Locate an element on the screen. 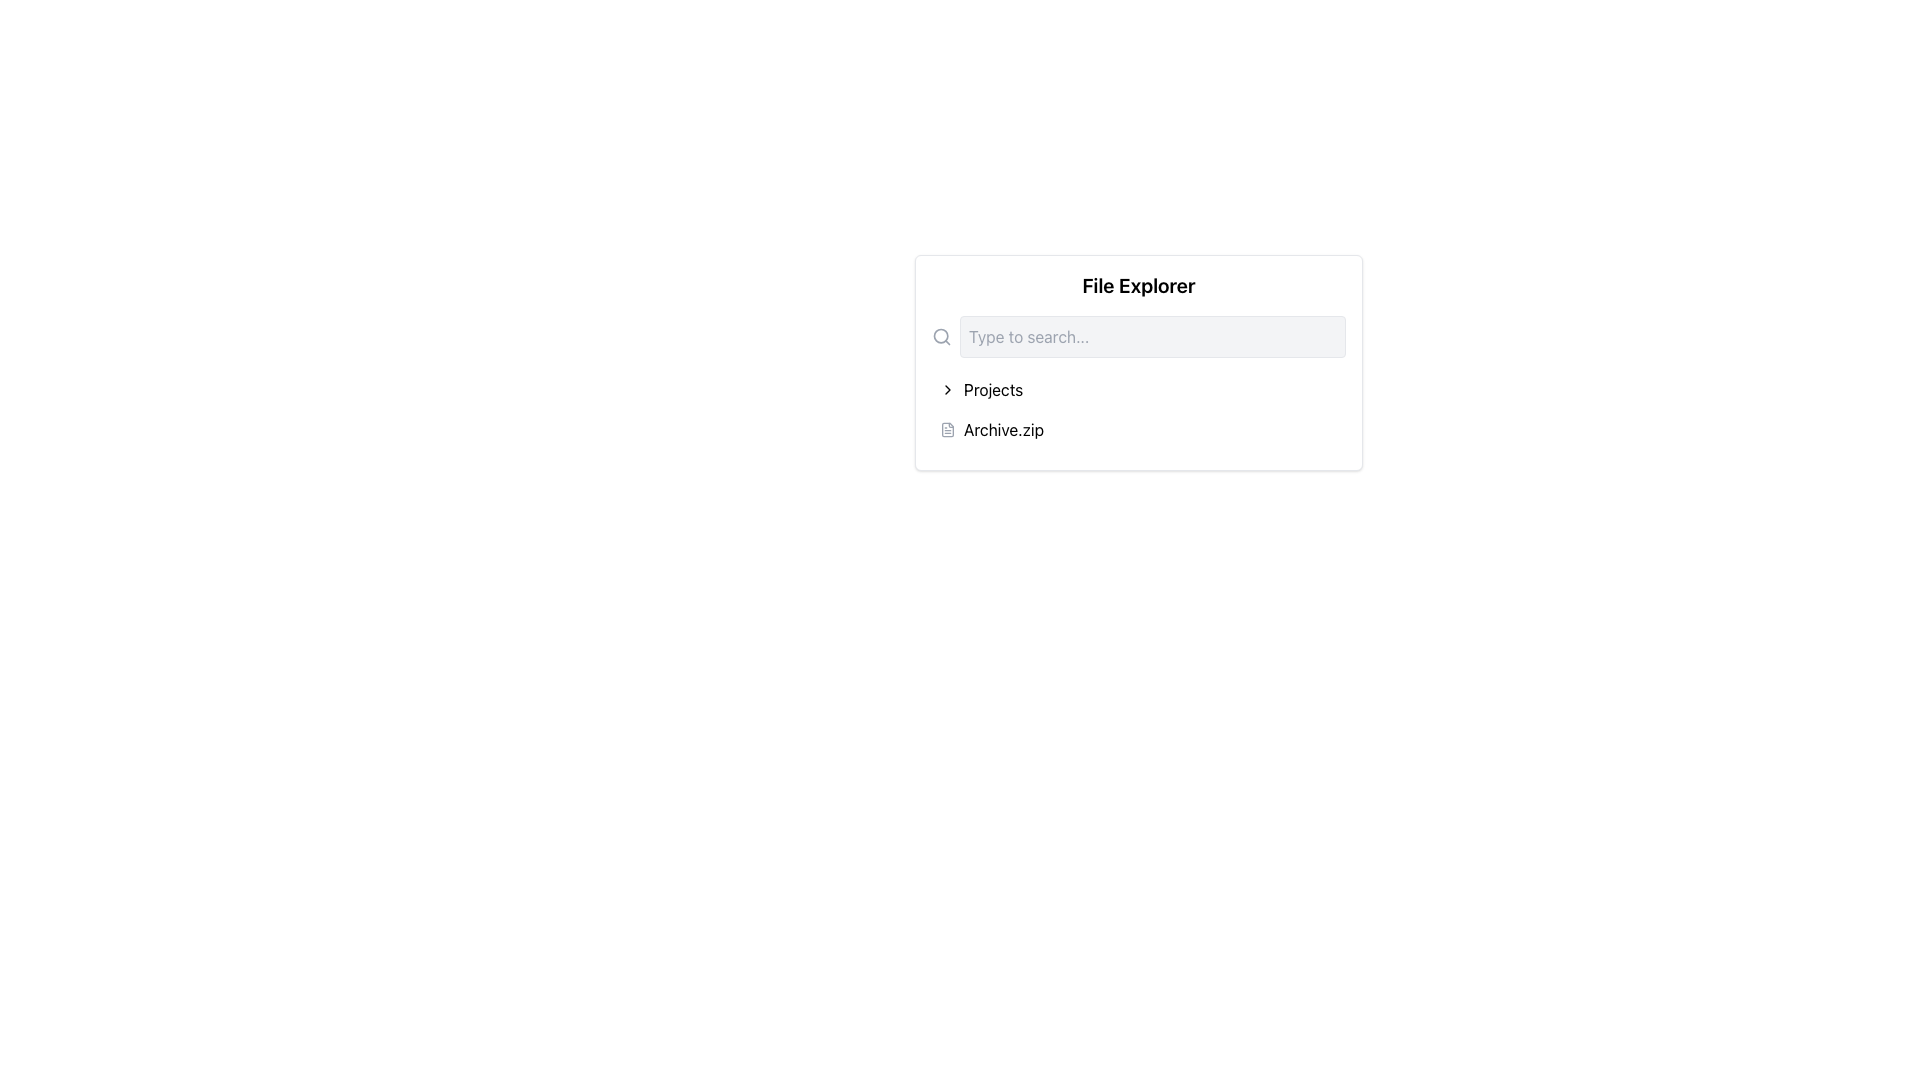  the 'Projects' label in the file management system, which is positioned under the 'File Explorer' header and is part of a horizontal arrangement with a chevron icon preceding it is located at coordinates (993, 389).